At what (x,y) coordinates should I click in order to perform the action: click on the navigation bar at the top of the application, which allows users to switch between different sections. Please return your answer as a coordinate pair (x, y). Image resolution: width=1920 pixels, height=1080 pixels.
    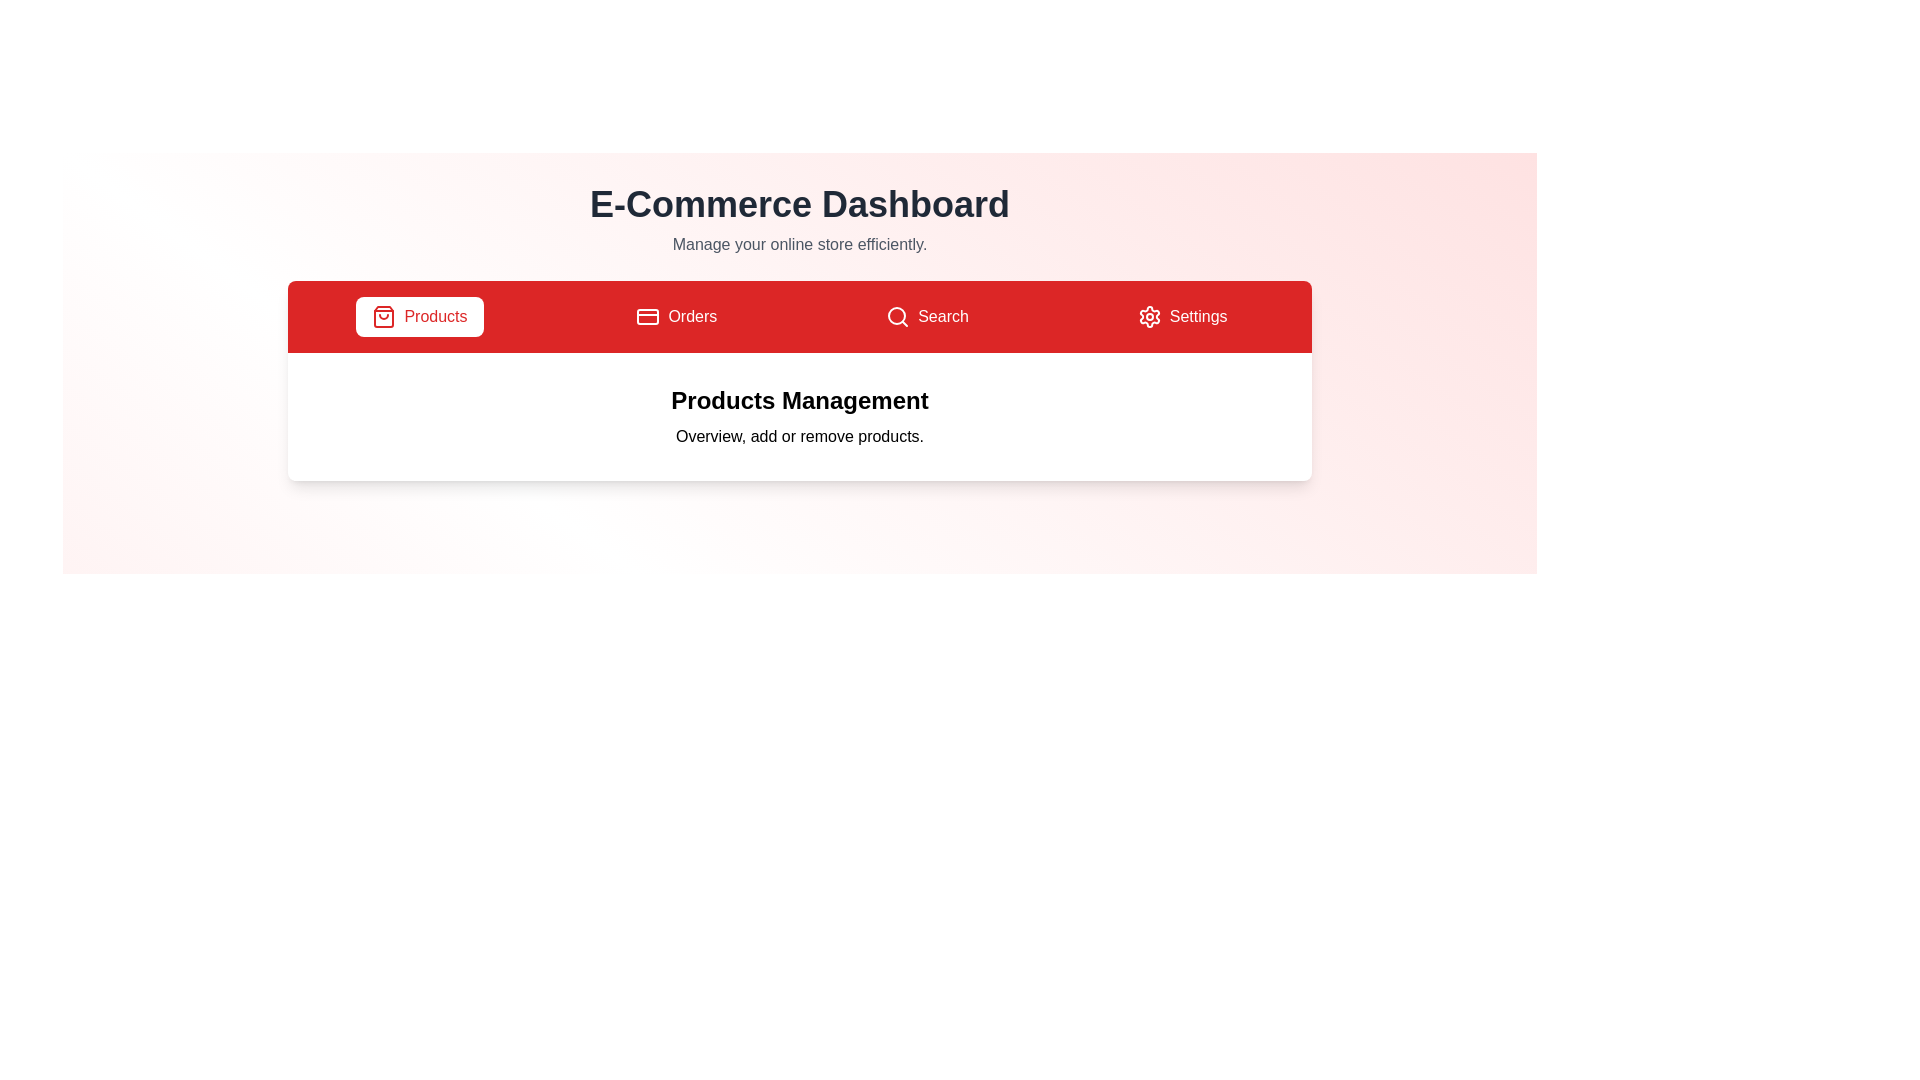
    Looking at the image, I should click on (800, 315).